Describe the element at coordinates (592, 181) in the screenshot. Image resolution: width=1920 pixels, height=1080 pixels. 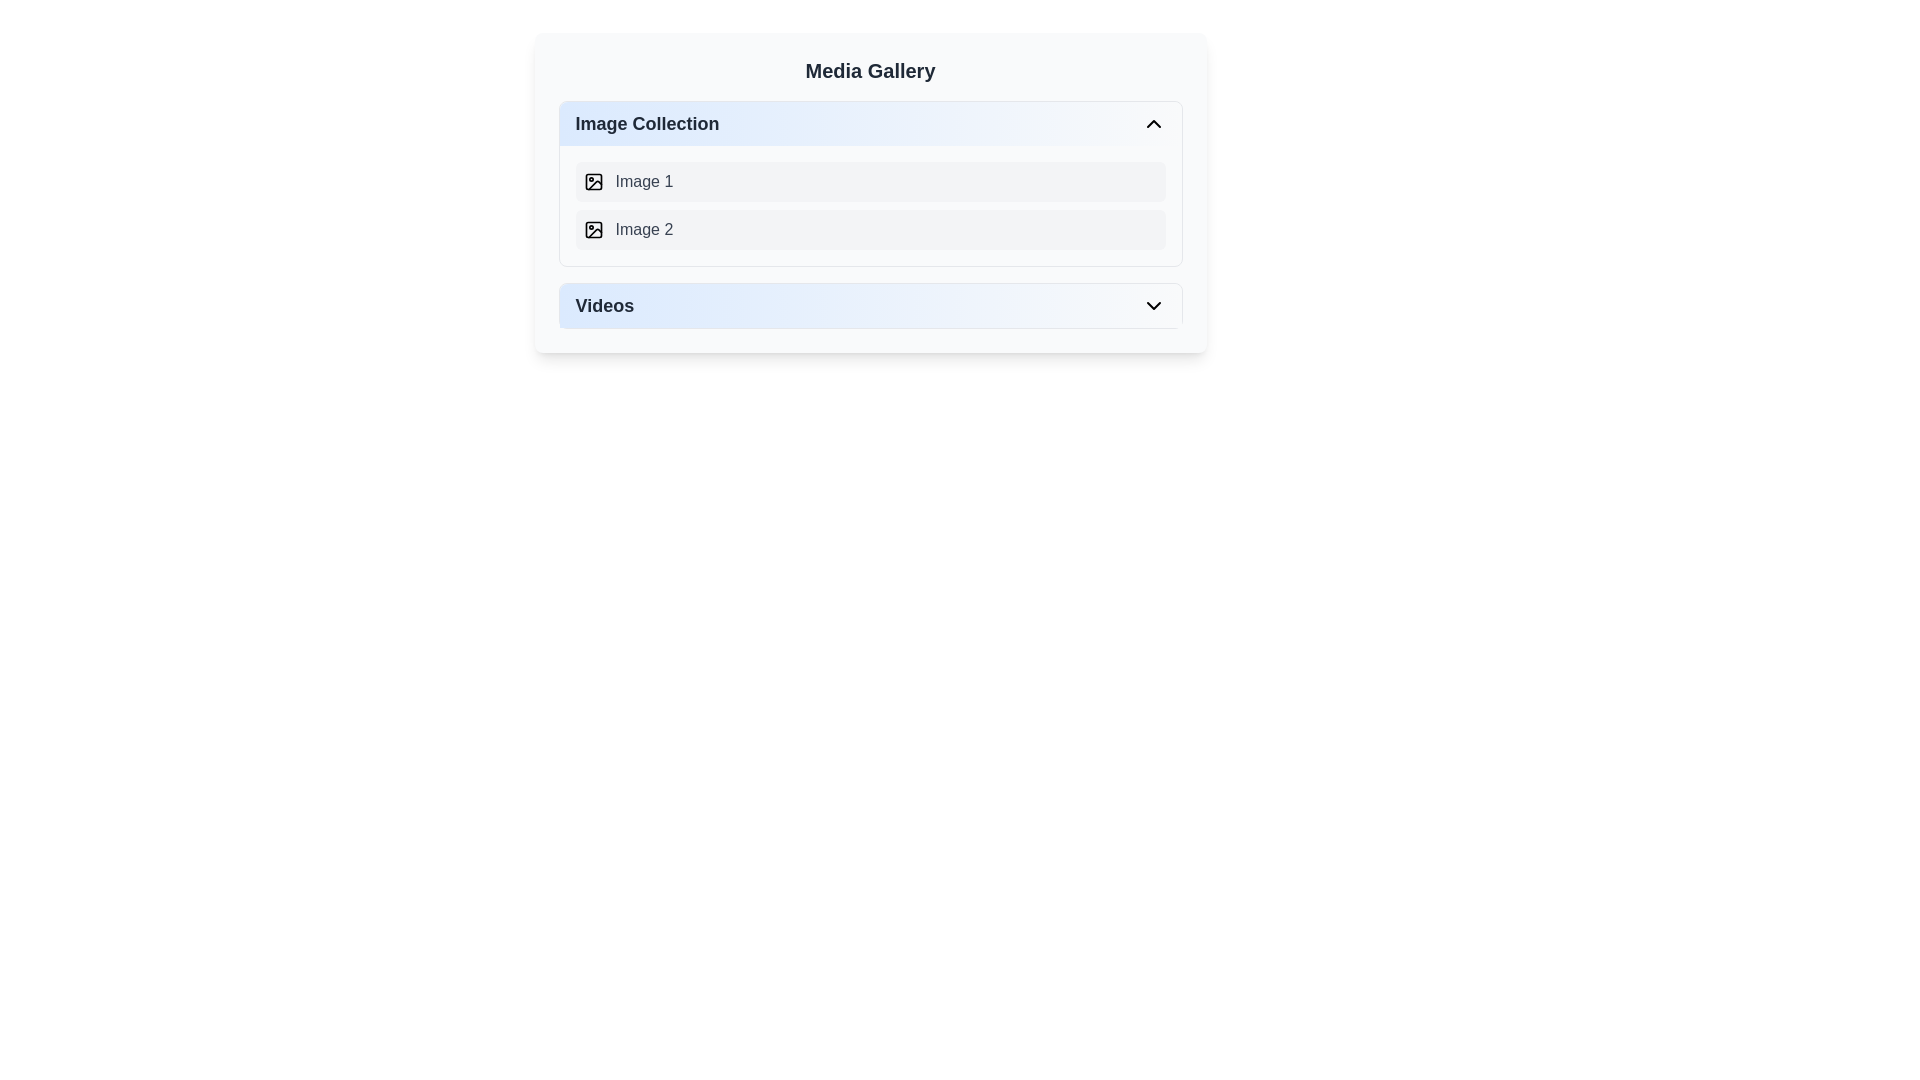
I see `the image placeholder icon, which is the first icon to the left of the text 'Image 1' in the 'Image Collection' section of the 'Media Gallery' interface` at that location.